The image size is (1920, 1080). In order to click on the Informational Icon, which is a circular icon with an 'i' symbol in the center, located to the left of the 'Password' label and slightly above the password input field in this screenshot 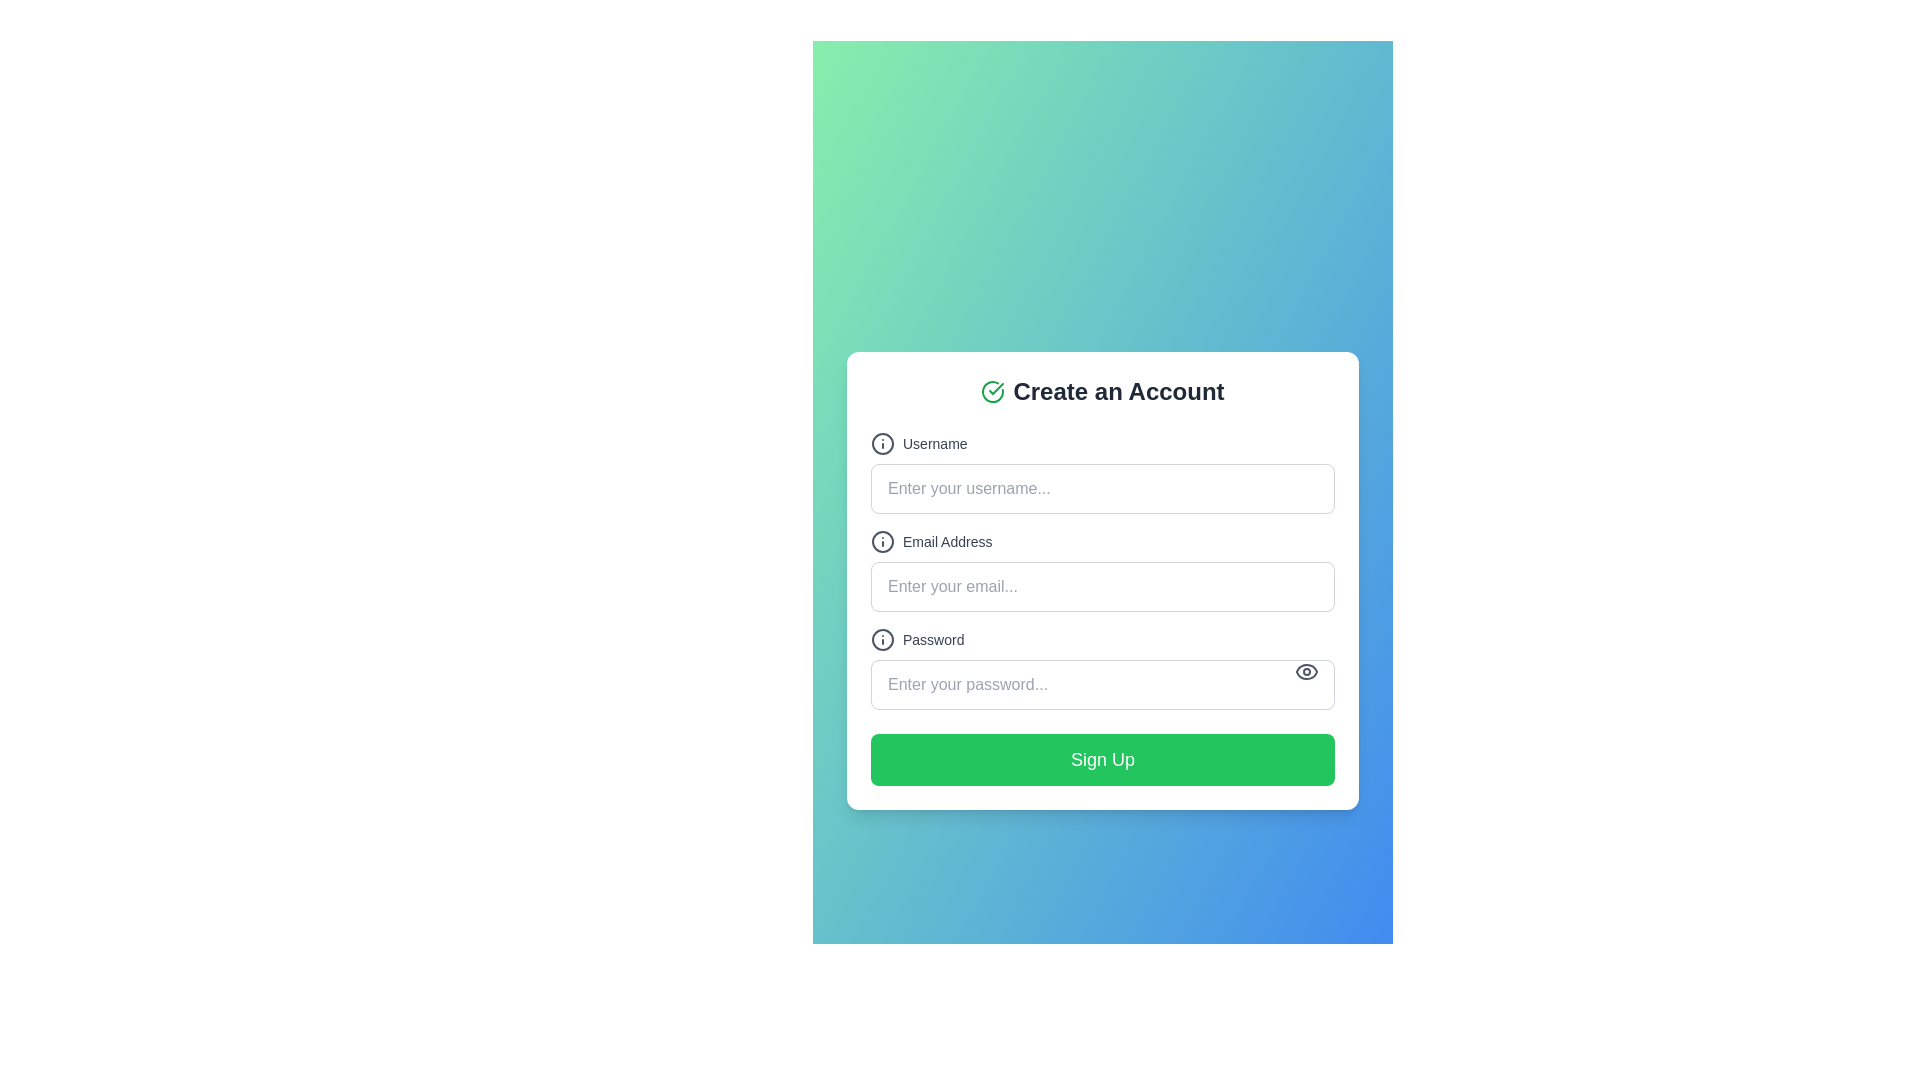, I will do `click(882, 640)`.